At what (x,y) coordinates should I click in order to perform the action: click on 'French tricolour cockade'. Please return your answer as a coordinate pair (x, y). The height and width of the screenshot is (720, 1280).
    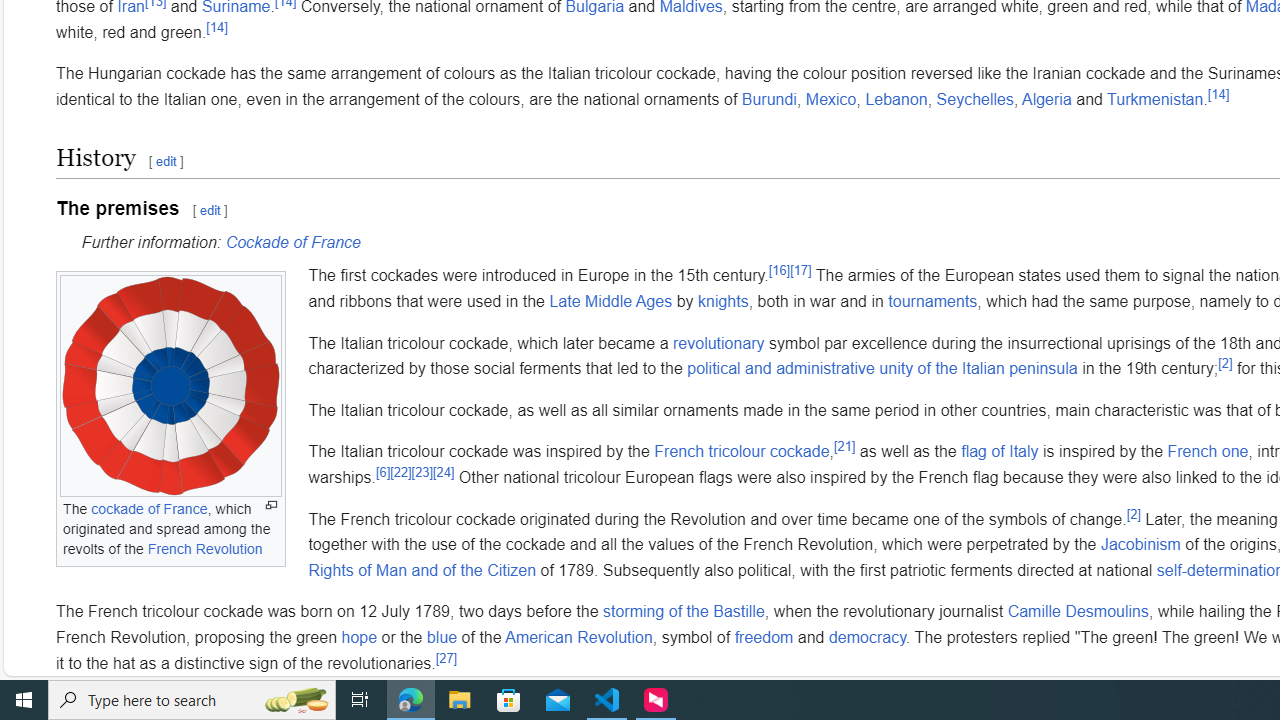
    Looking at the image, I should click on (740, 451).